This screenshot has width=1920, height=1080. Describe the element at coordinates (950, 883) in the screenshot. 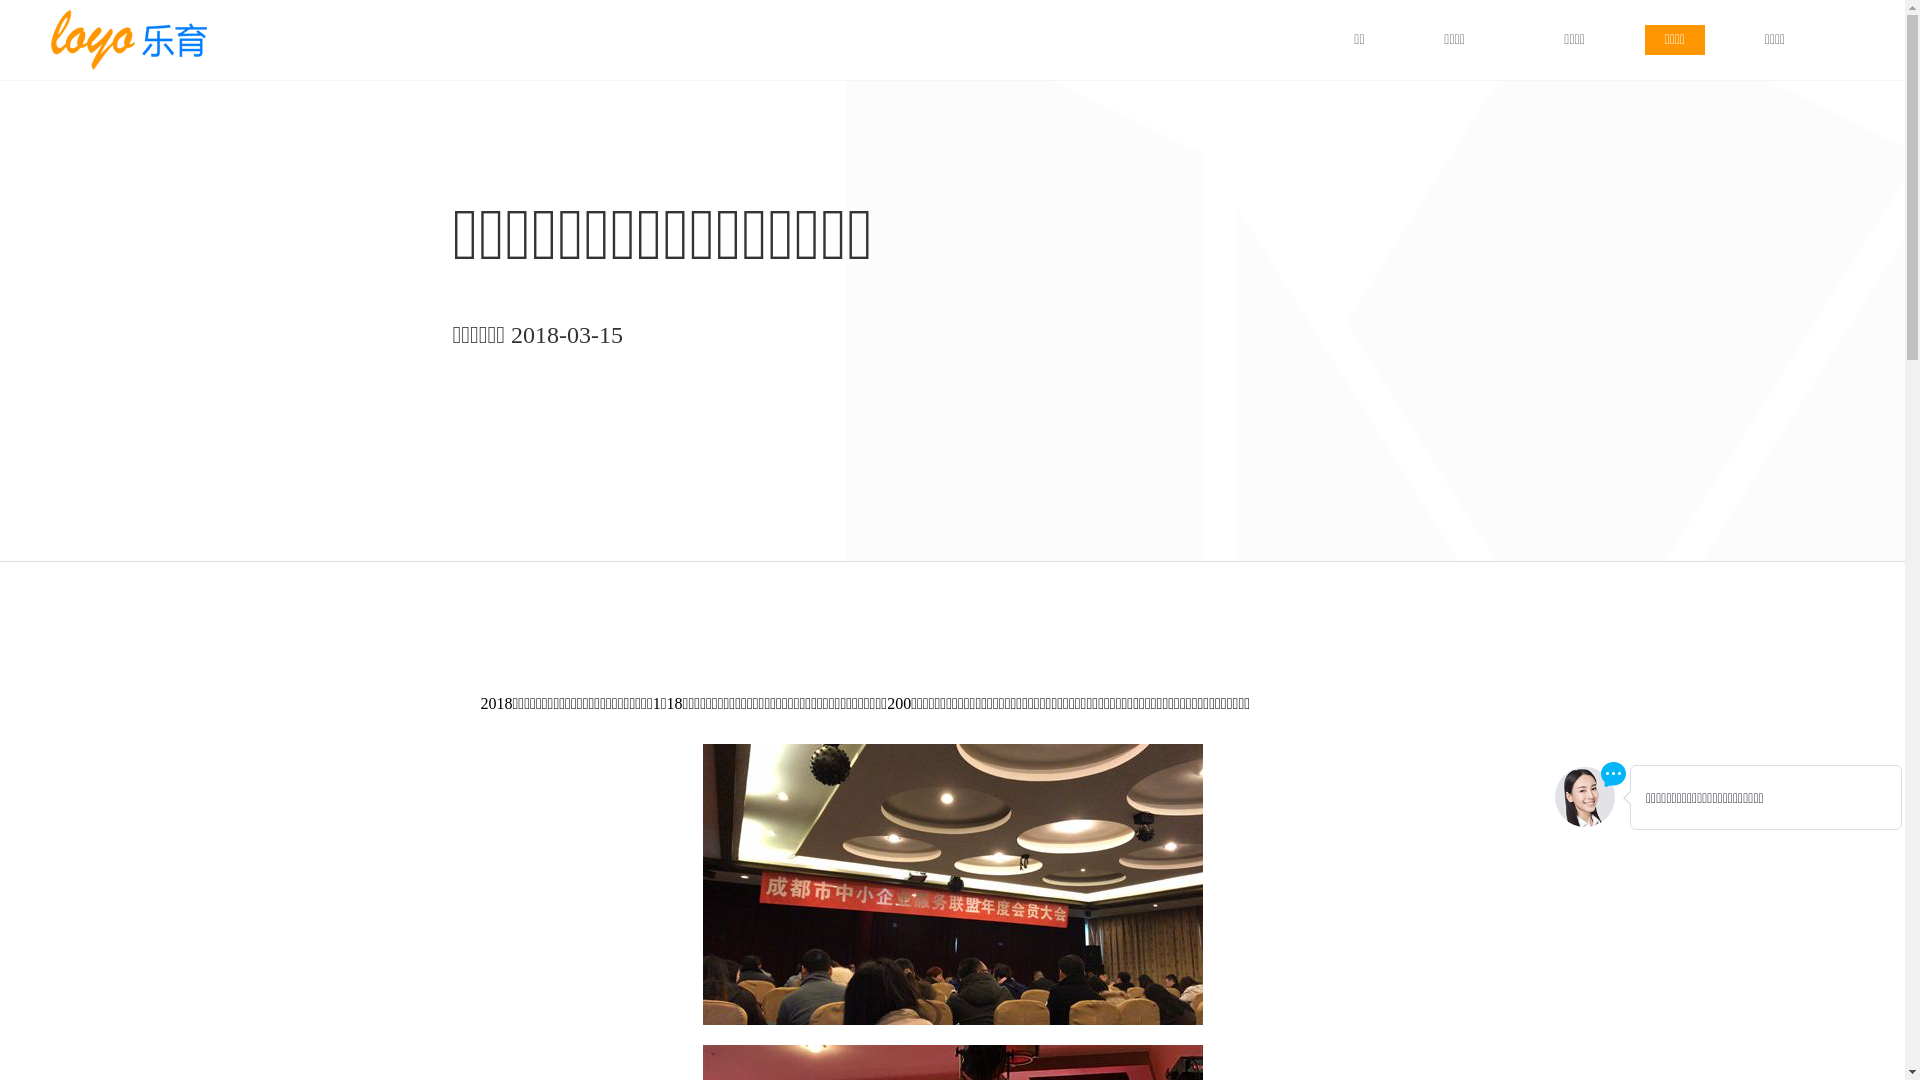

I see `'1530172022911297.jpg'` at that location.